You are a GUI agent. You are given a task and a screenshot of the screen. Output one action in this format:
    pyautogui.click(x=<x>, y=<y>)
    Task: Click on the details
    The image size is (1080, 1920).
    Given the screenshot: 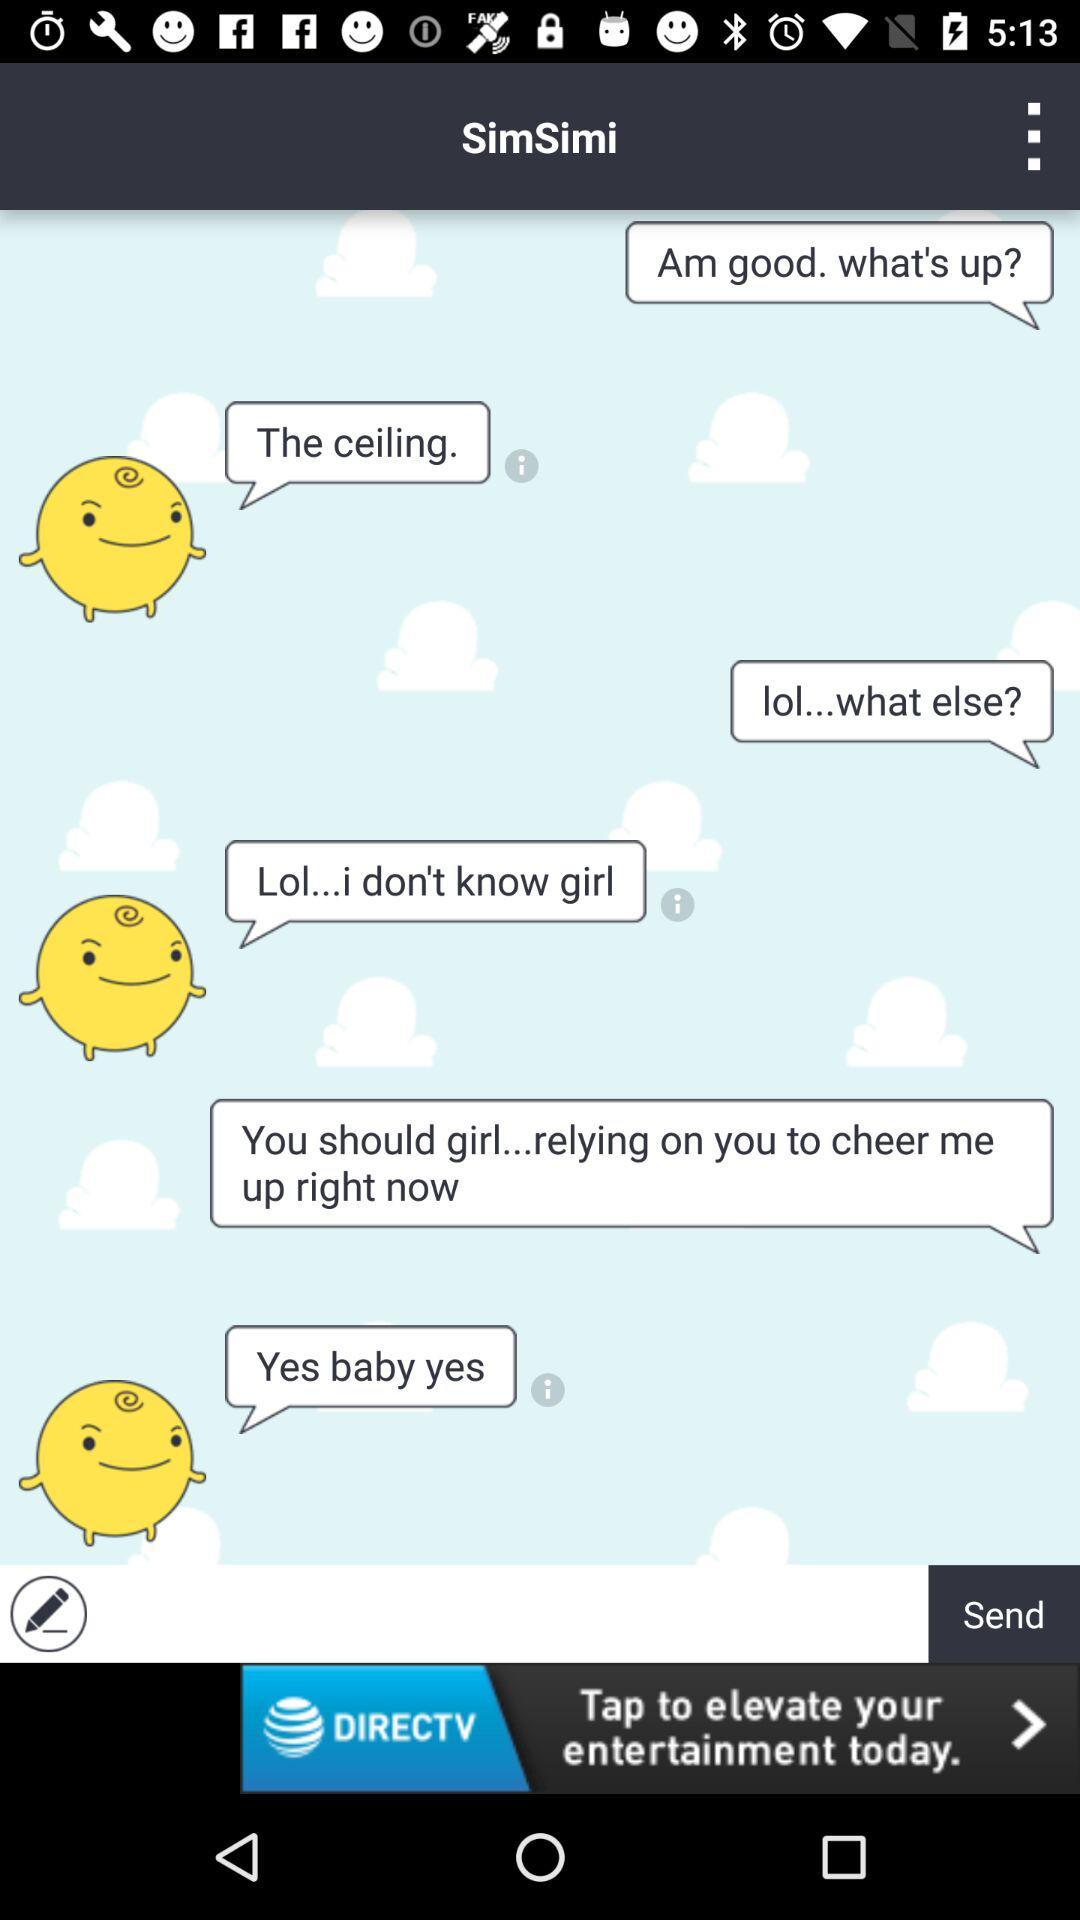 What is the action you would take?
    pyautogui.click(x=547, y=1389)
    